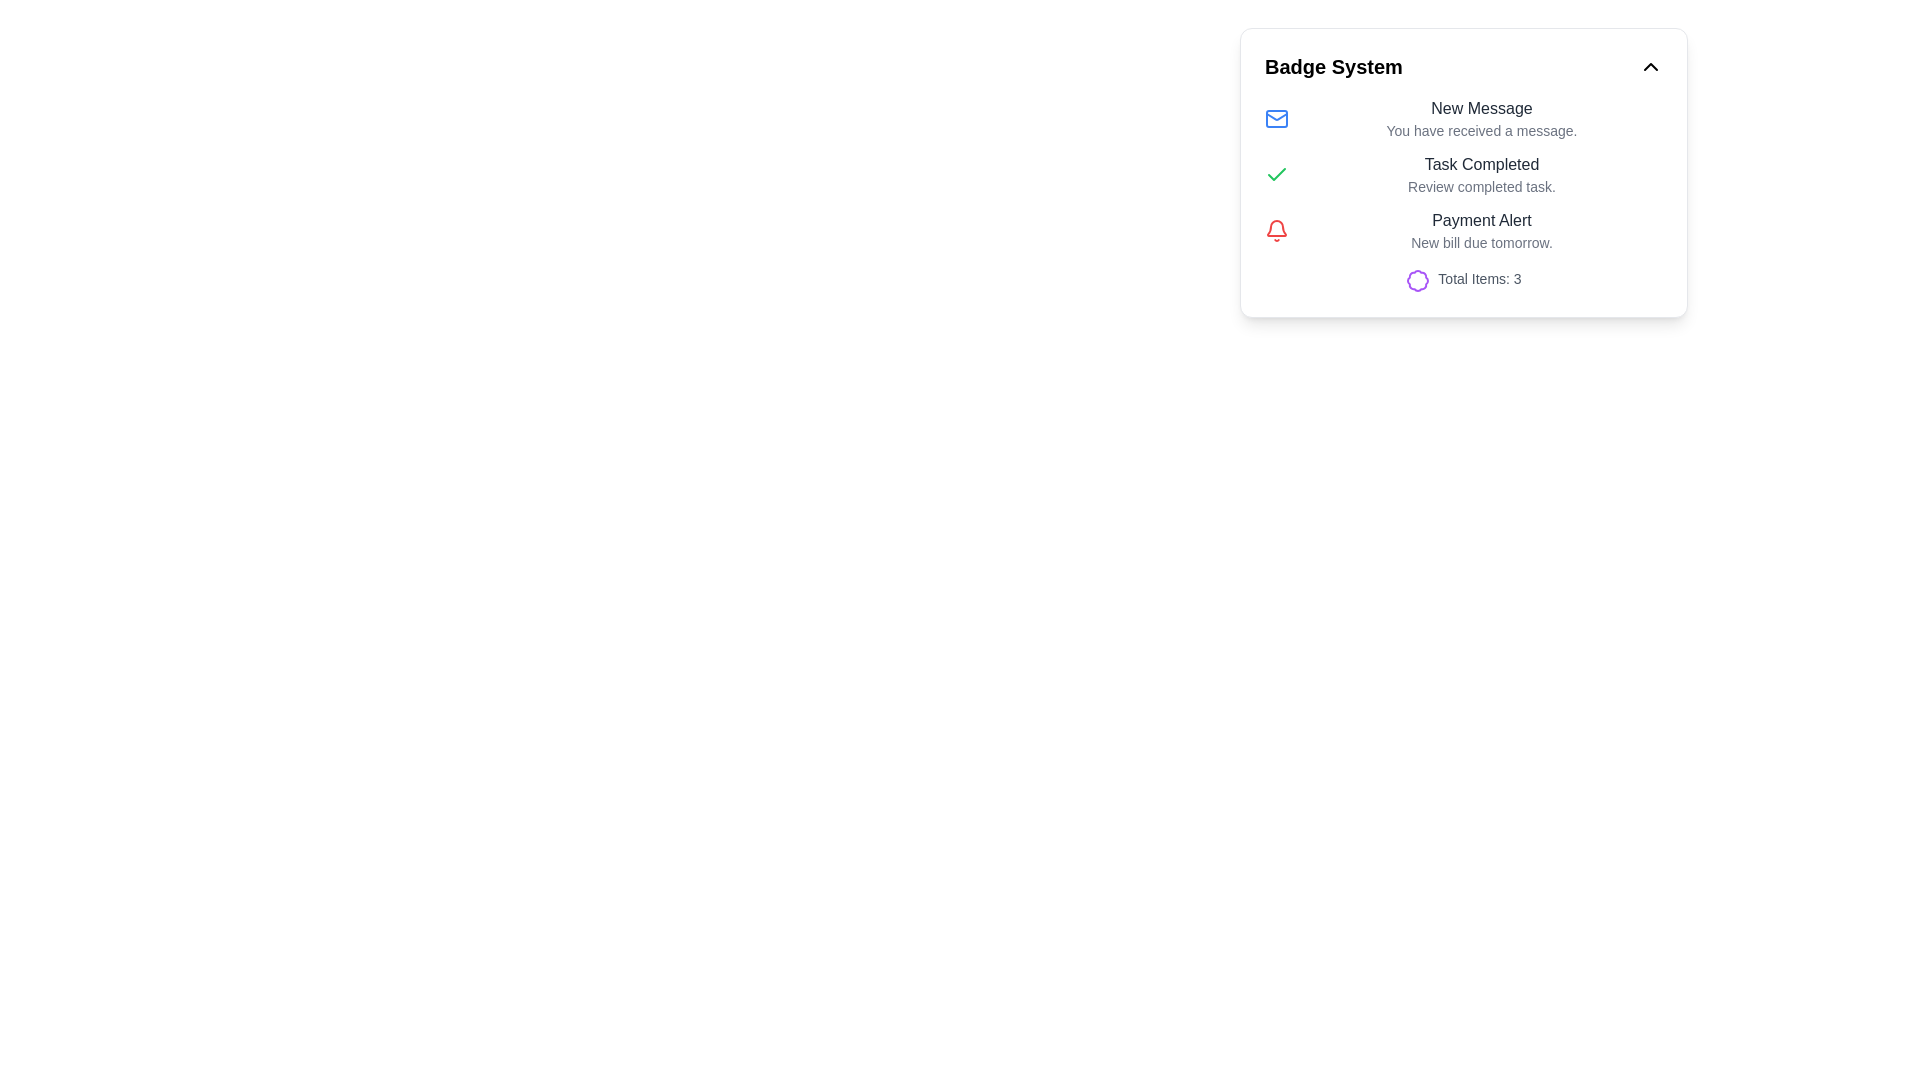 The height and width of the screenshot is (1080, 1920). I want to click on text of the title label for the payment alert notification, which is located above the 'New bill due tomorrow.' text, so click(1482, 220).